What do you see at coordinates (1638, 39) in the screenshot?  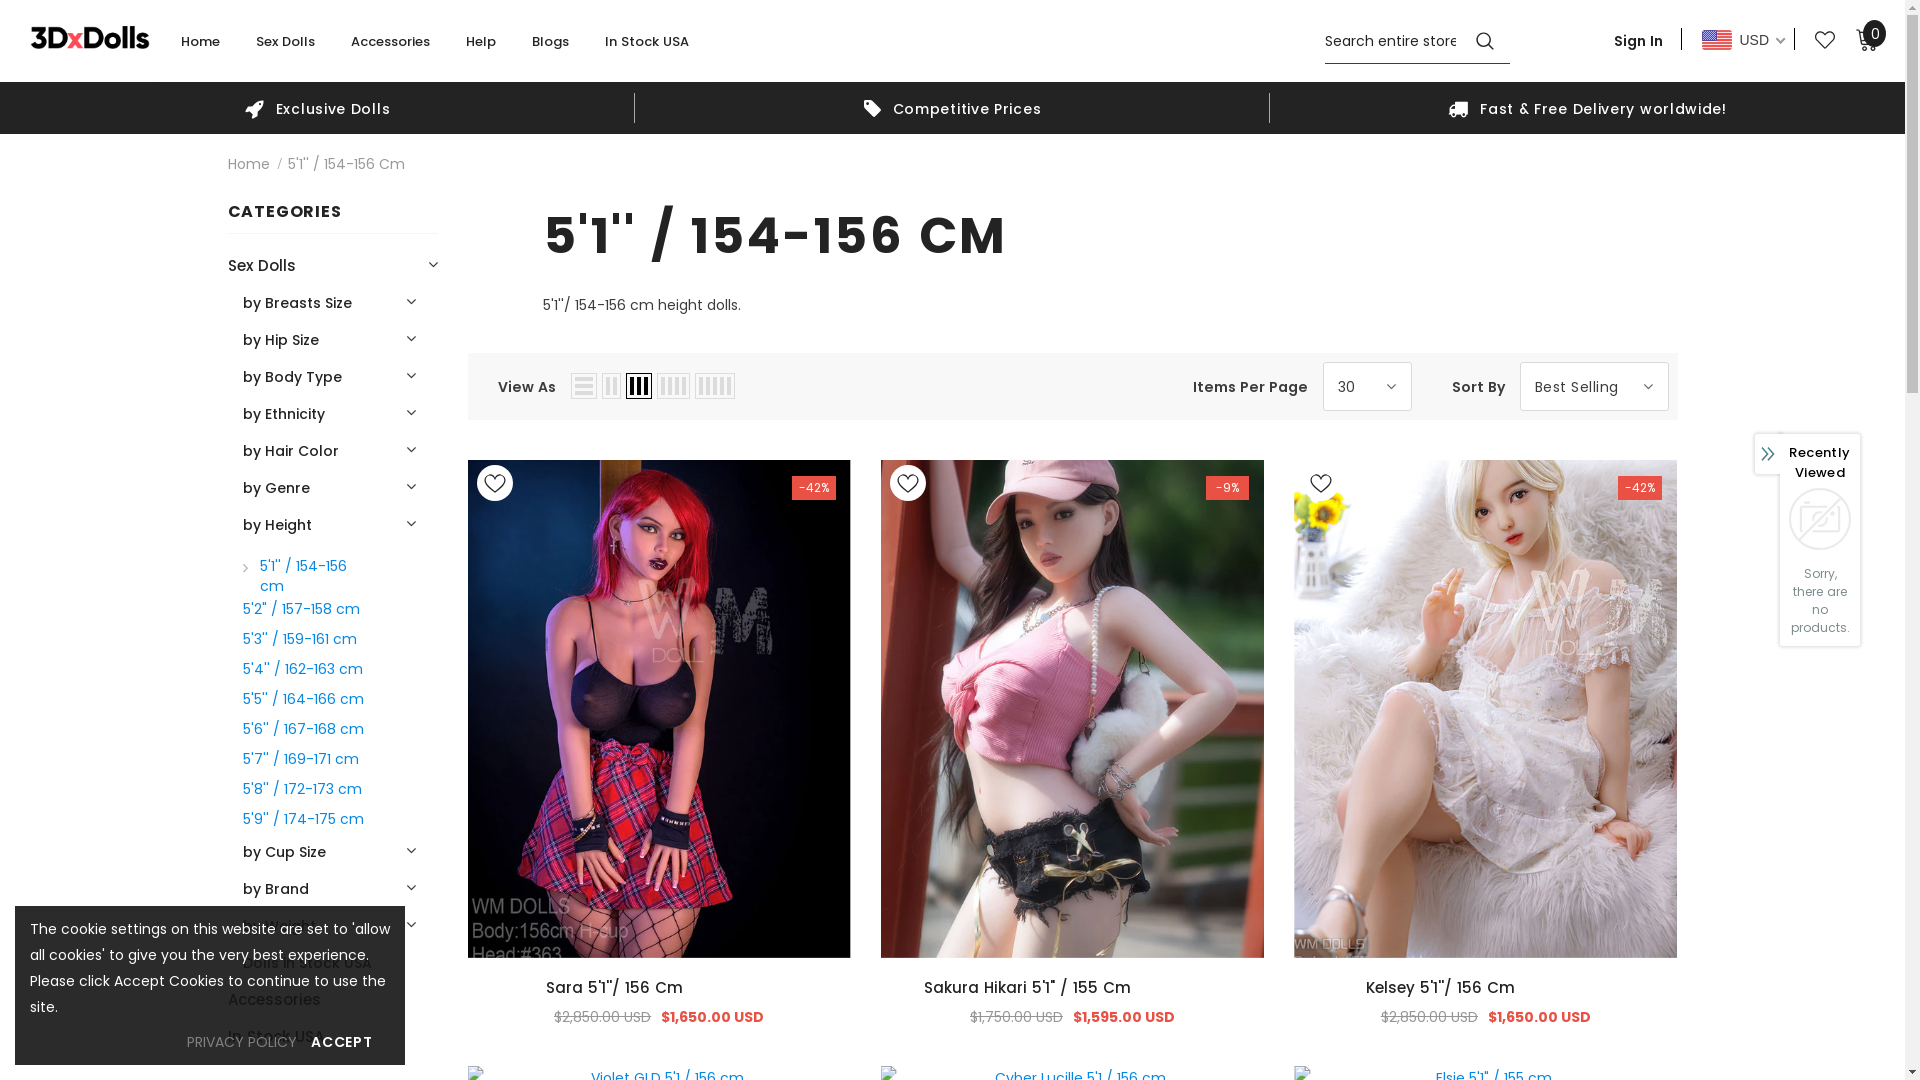 I see `'Sign In'` at bounding box center [1638, 39].